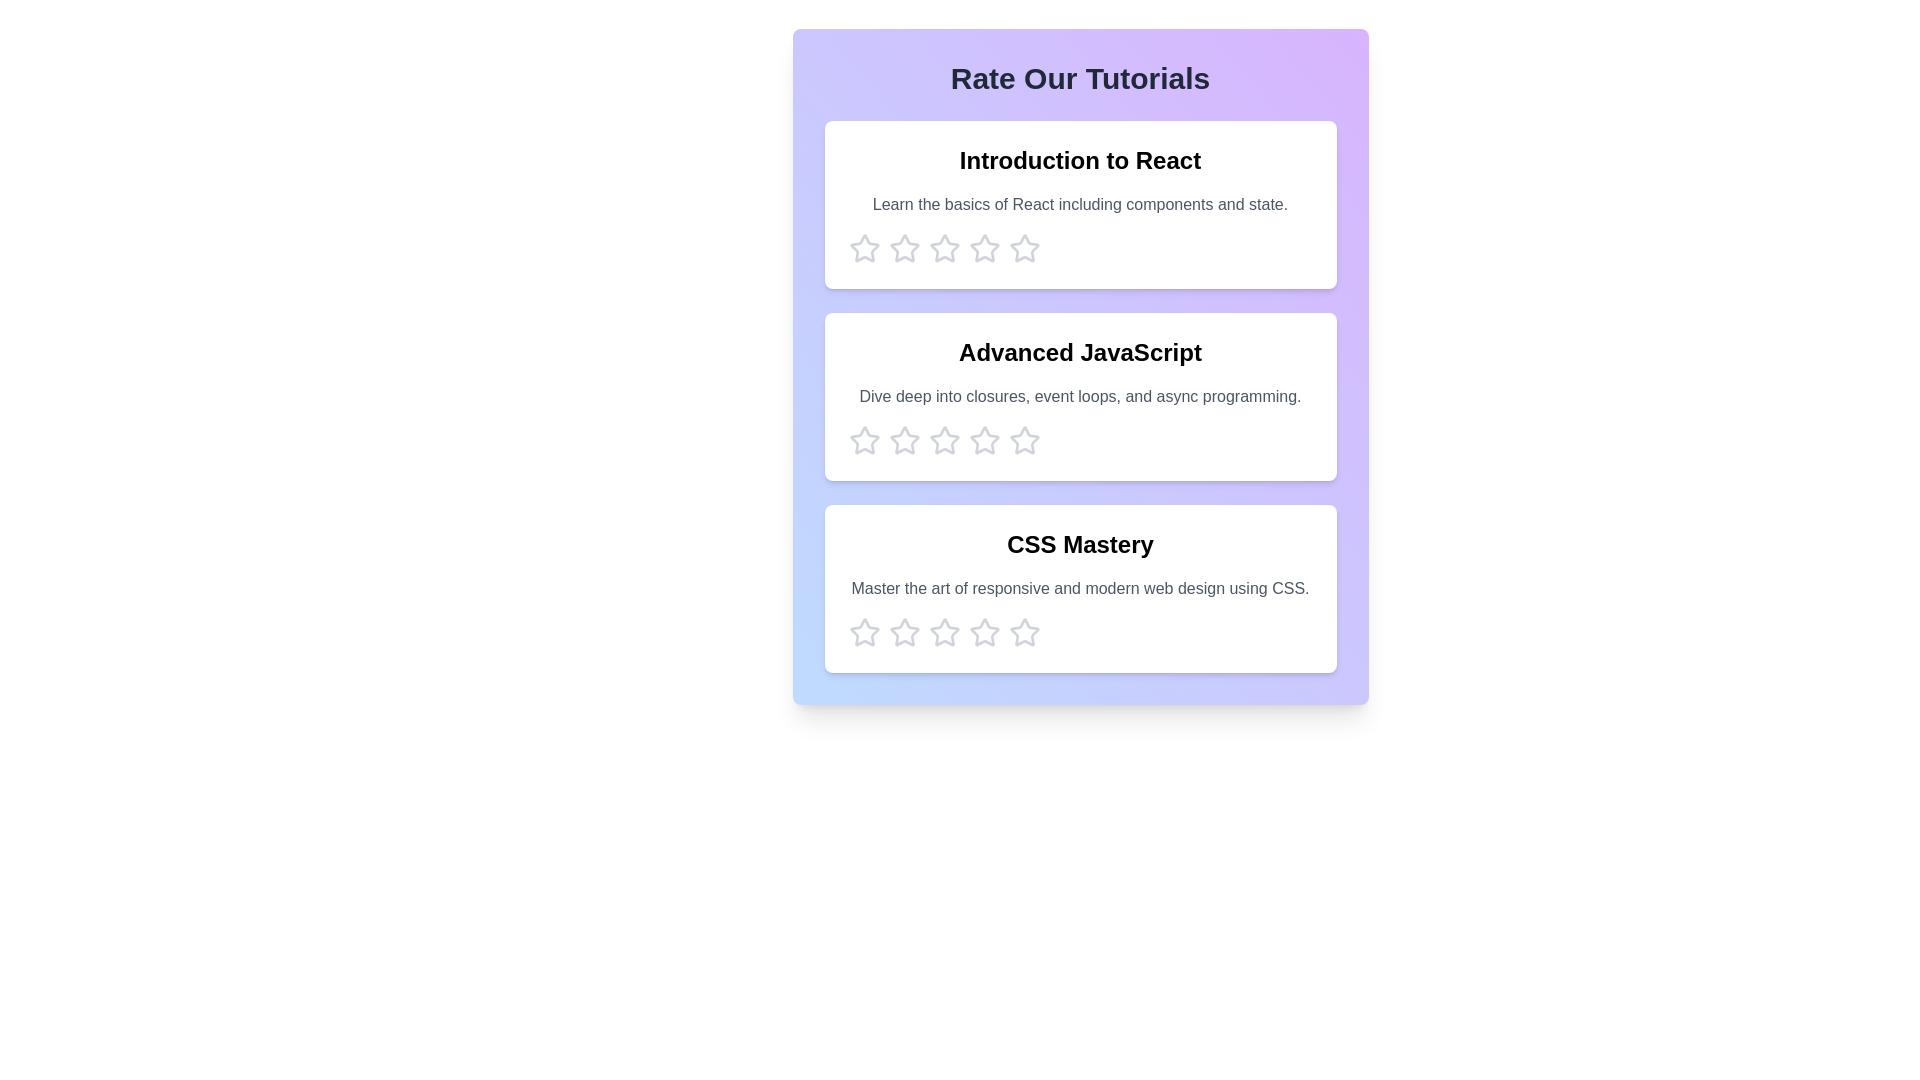 The image size is (1920, 1080). Describe the element at coordinates (1024, 248) in the screenshot. I see `the star corresponding to 5 stars to preview the rating effect` at that location.